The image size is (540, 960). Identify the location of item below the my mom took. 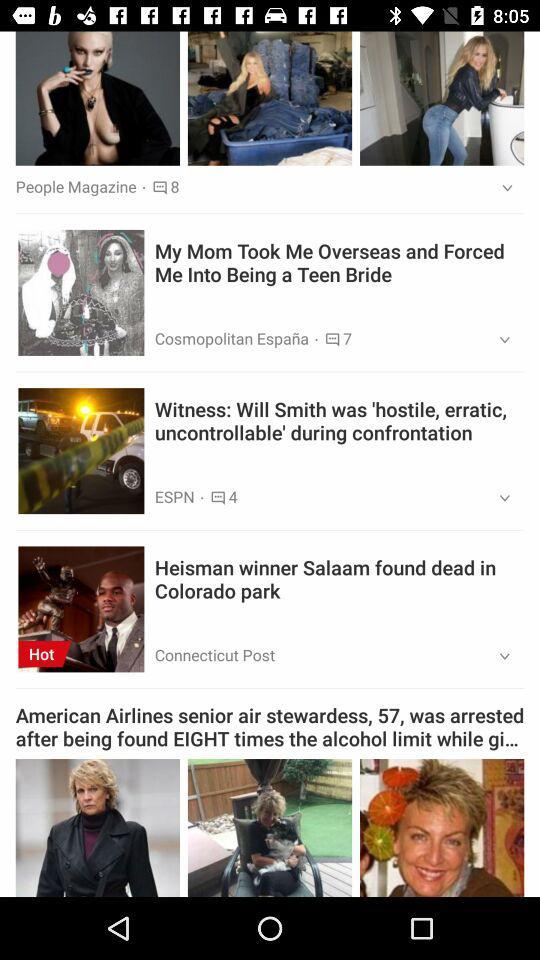
(497, 340).